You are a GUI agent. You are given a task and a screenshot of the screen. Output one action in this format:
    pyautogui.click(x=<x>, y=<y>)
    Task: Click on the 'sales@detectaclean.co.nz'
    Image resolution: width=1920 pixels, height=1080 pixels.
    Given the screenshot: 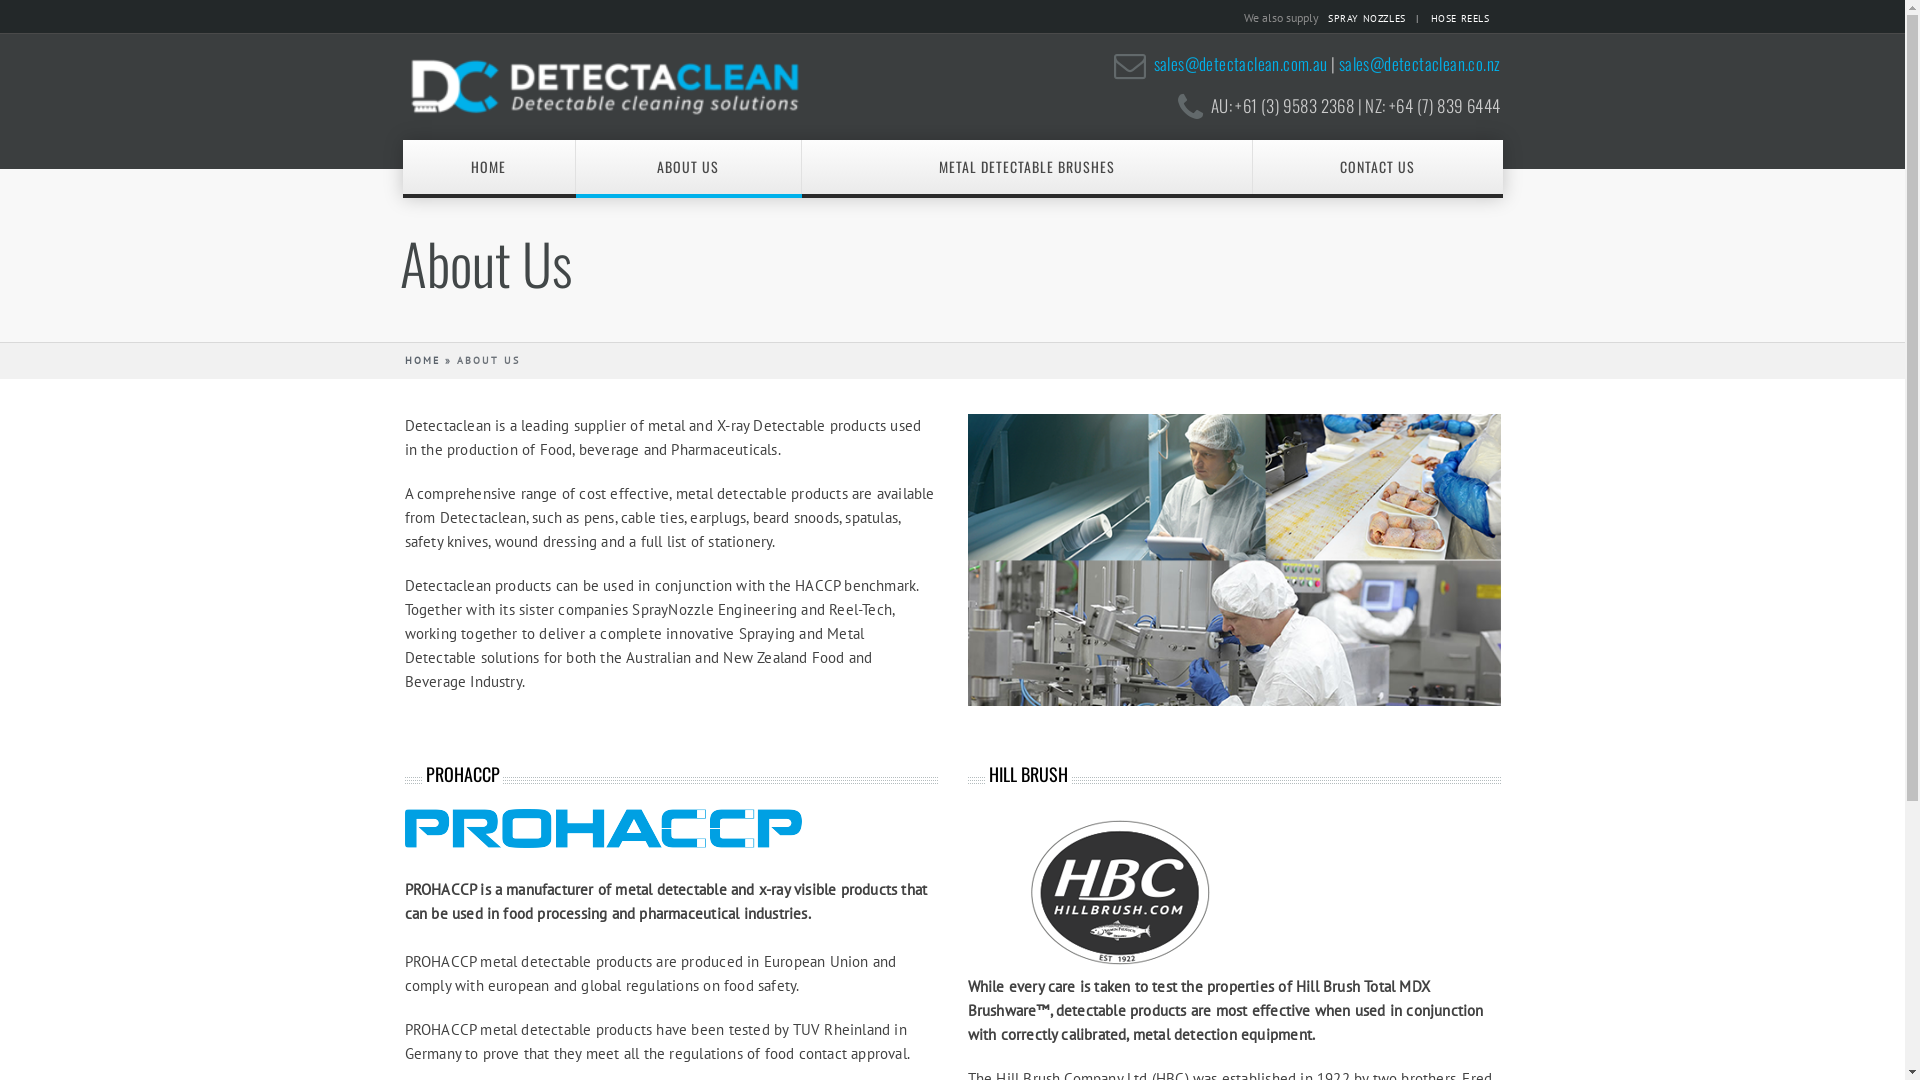 What is the action you would take?
    pyautogui.click(x=1419, y=62)
    